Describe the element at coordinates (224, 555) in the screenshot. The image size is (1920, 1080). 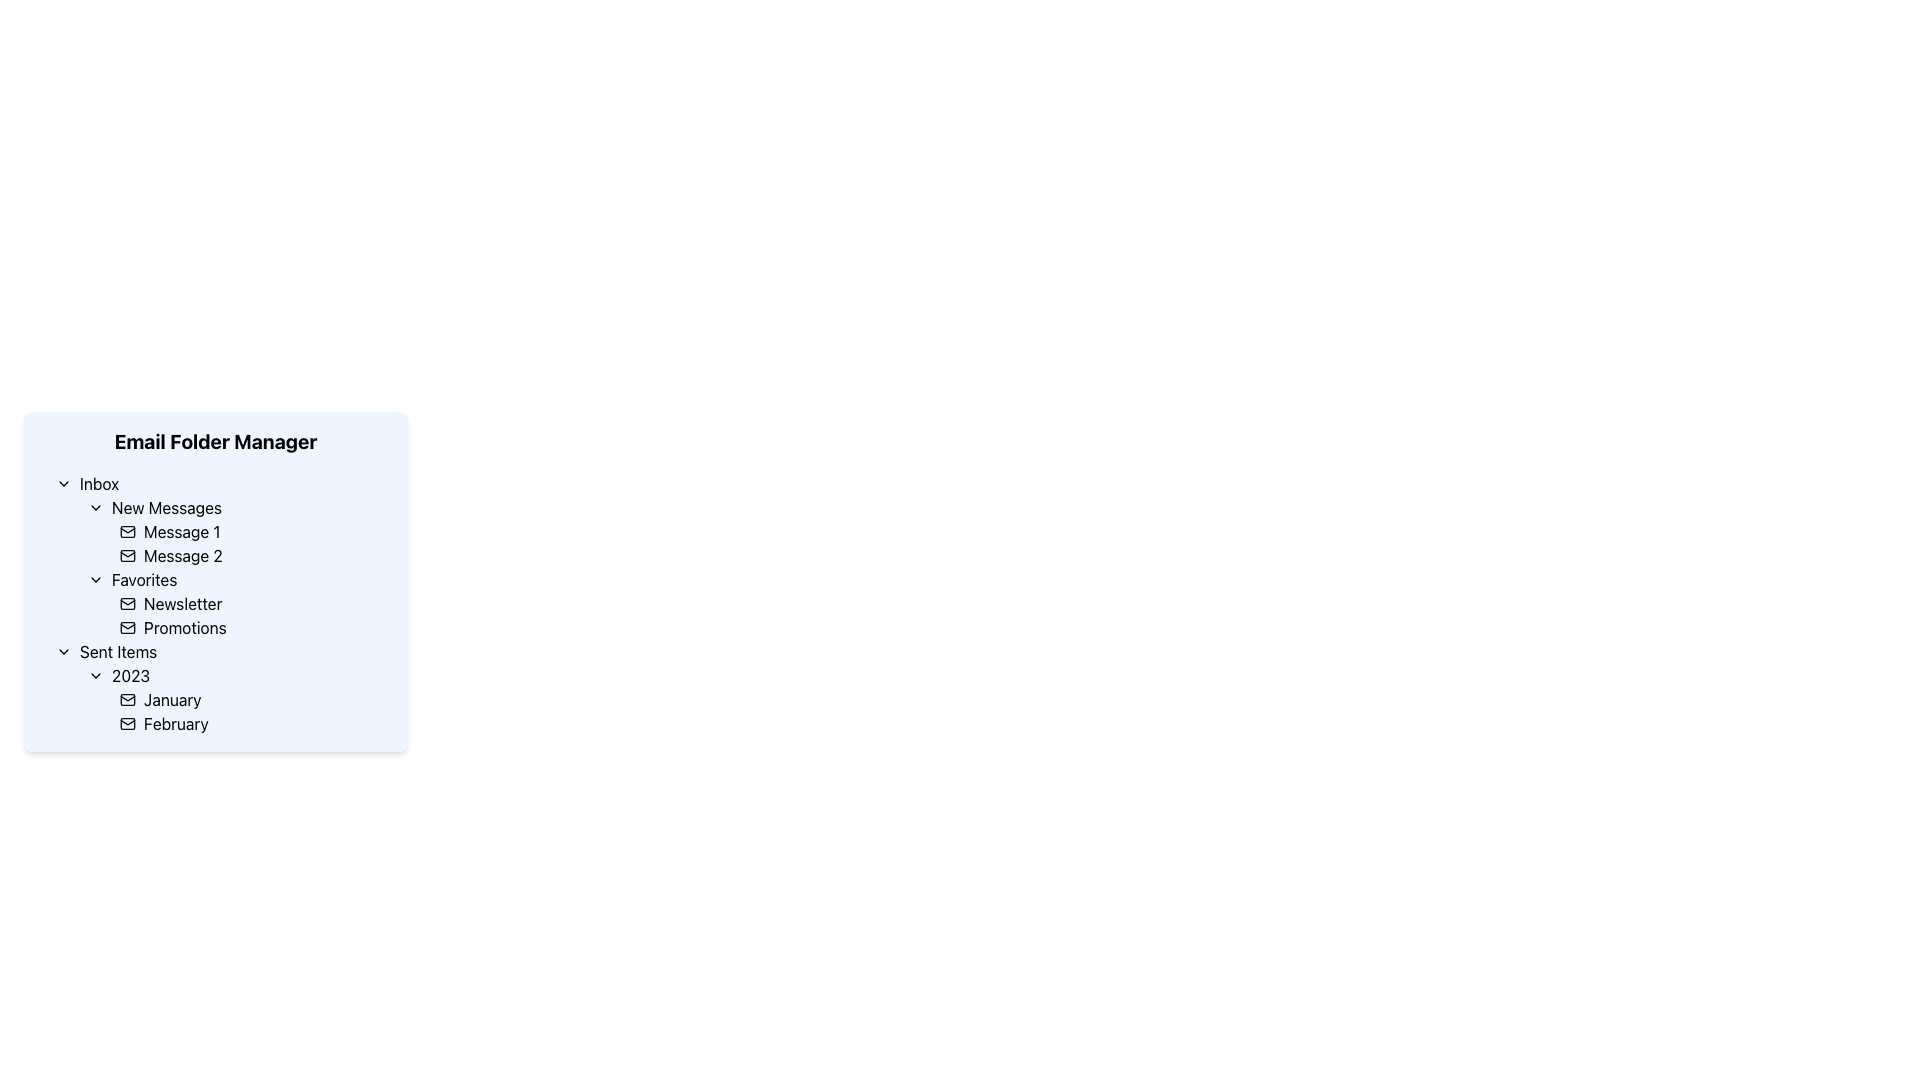
I see `the collapsible section labeled 'Inbox' within the 'Email Folder Manager'` at that location.